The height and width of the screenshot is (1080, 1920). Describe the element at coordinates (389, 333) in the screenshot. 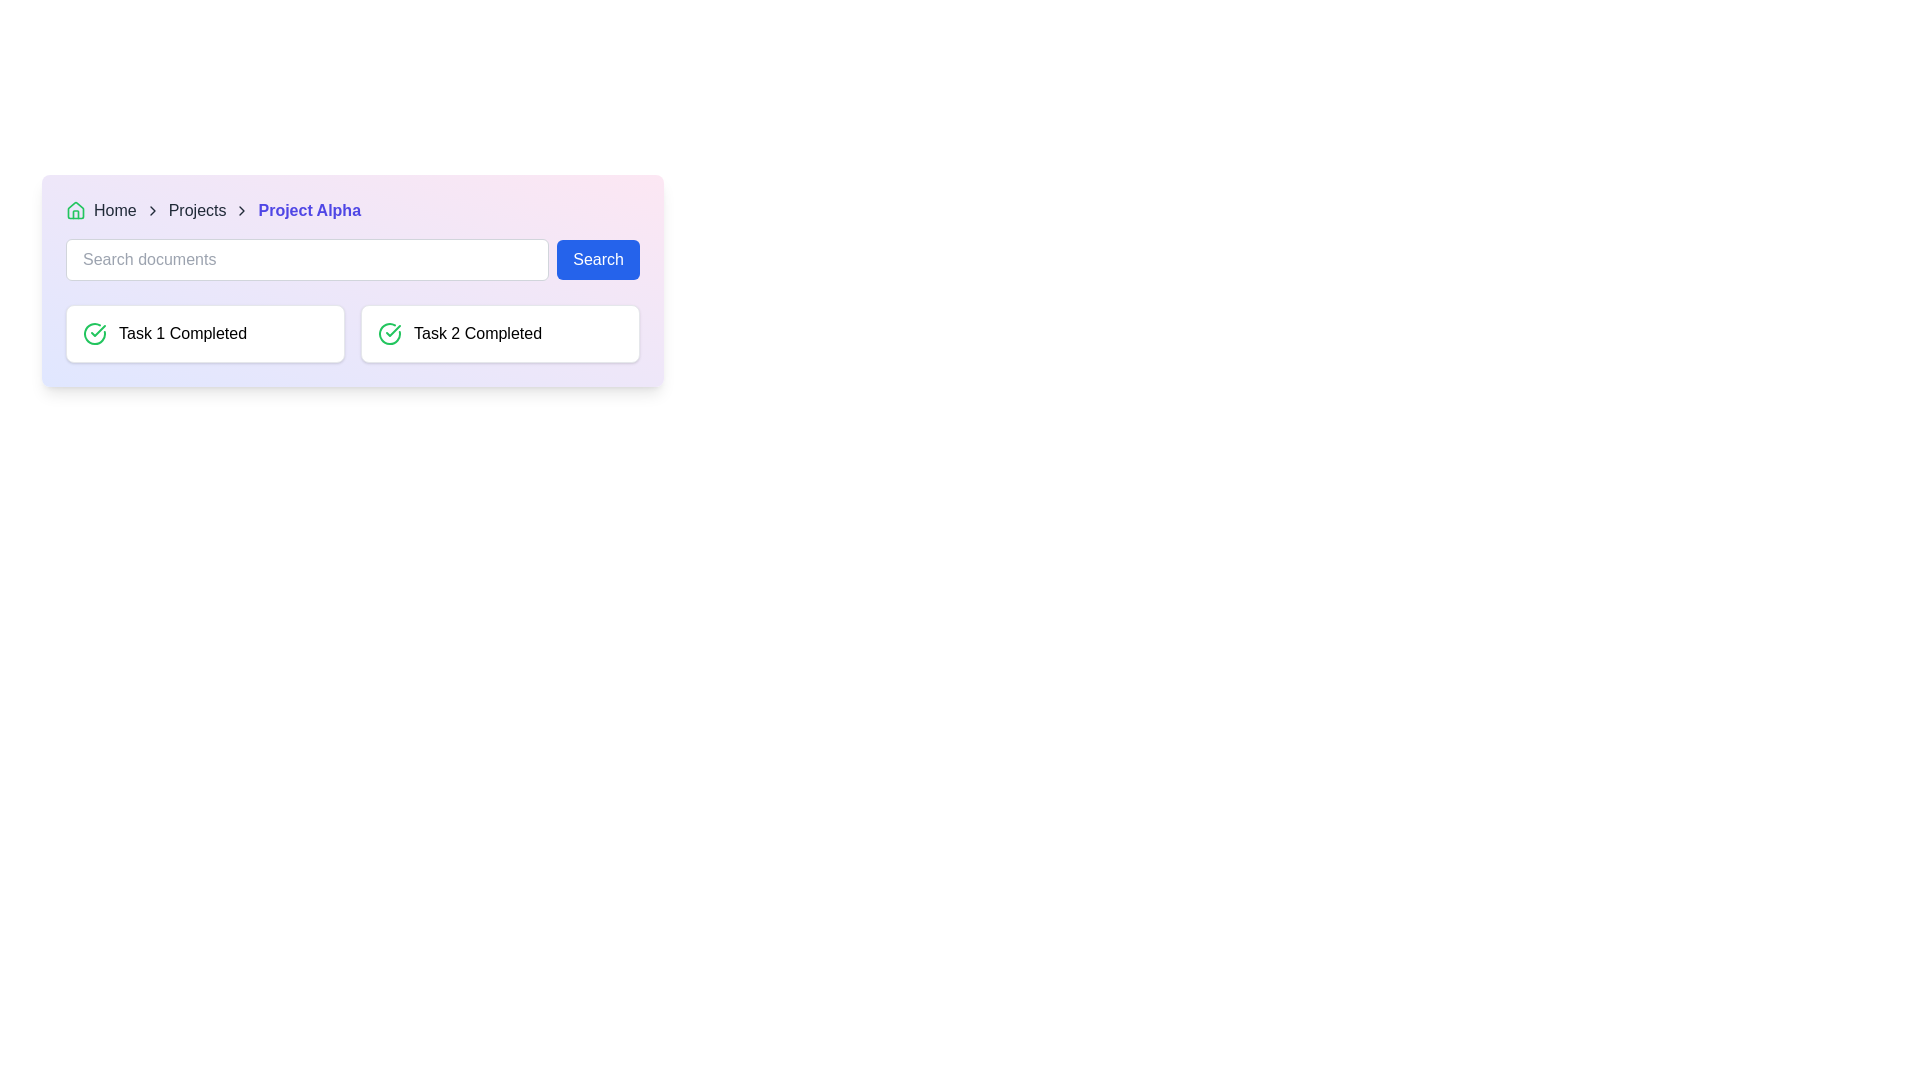

I see `the status represented by the circular green outlined icon with a checkmark symbol, which indicates a 'completed' or 'success' state, located within the card labeled 'Task 1 Completed'` at that location.